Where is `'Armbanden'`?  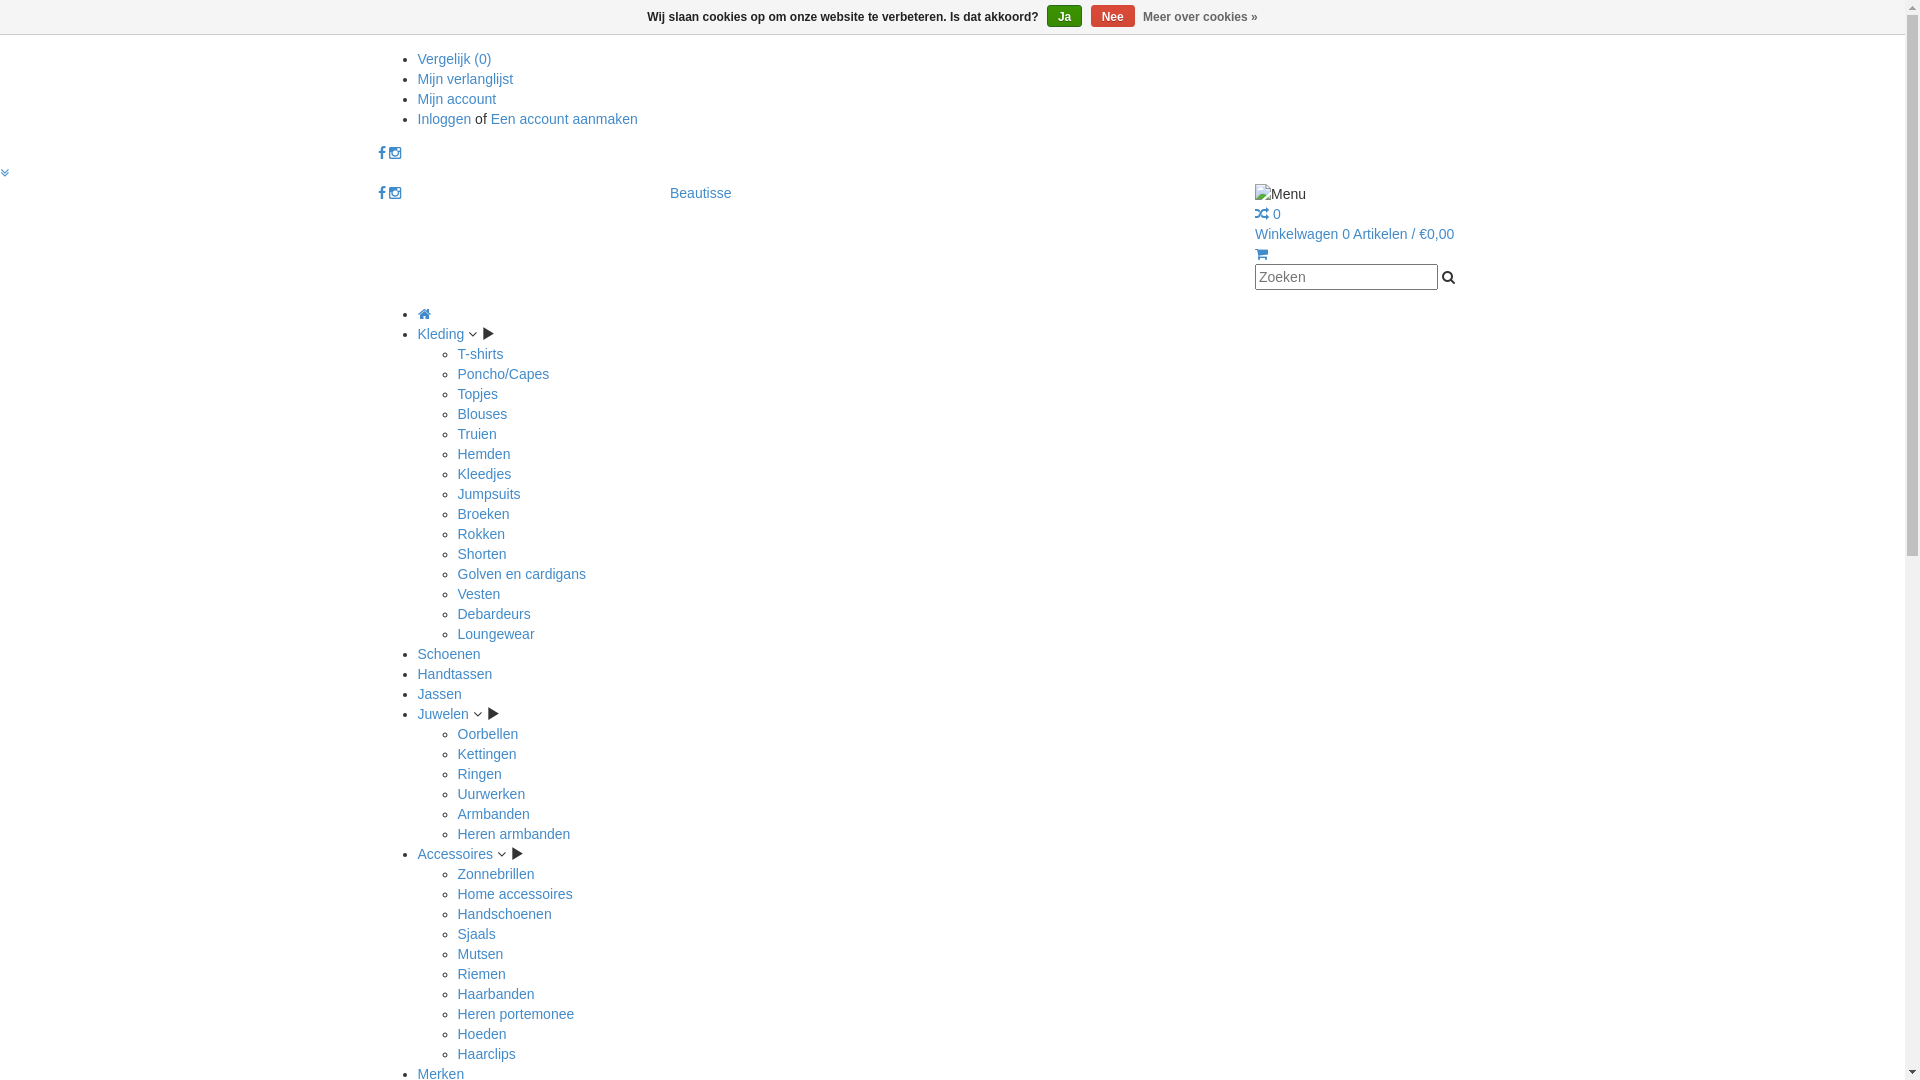 'Armbanden' is located at coordinates (494, 813).